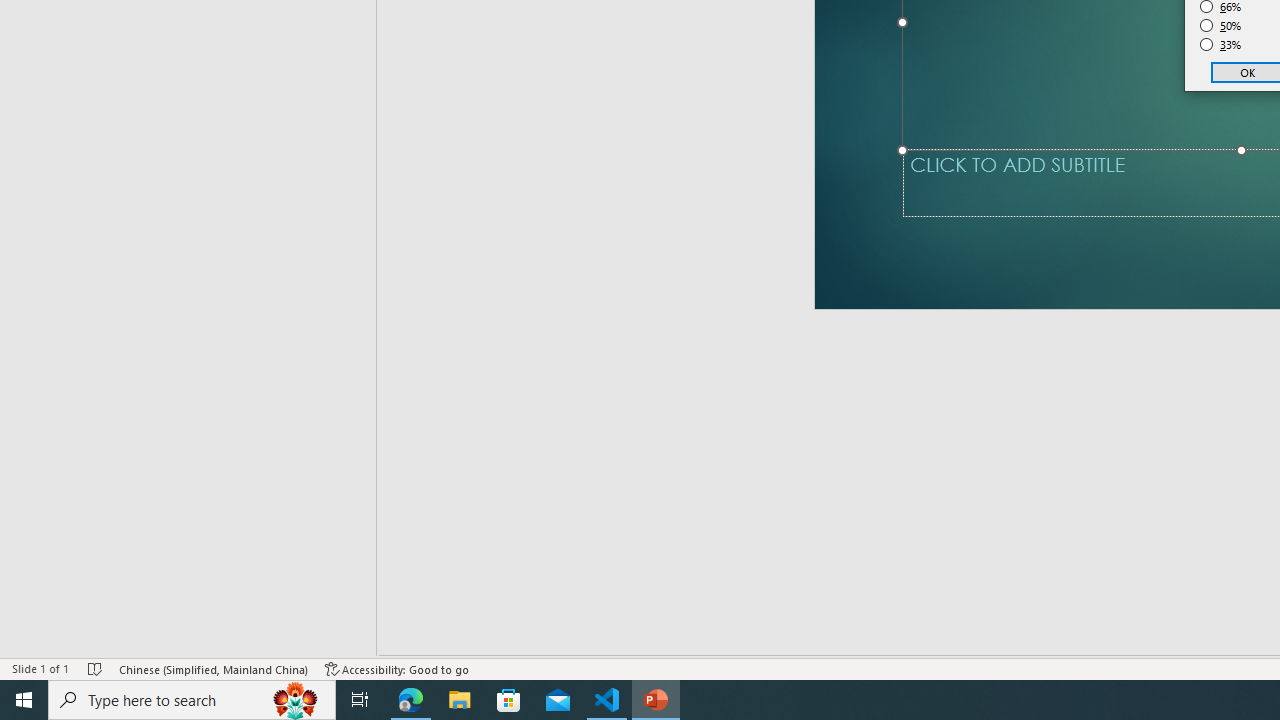  I want to click on 'Microsoft Store', so click(509, 698).